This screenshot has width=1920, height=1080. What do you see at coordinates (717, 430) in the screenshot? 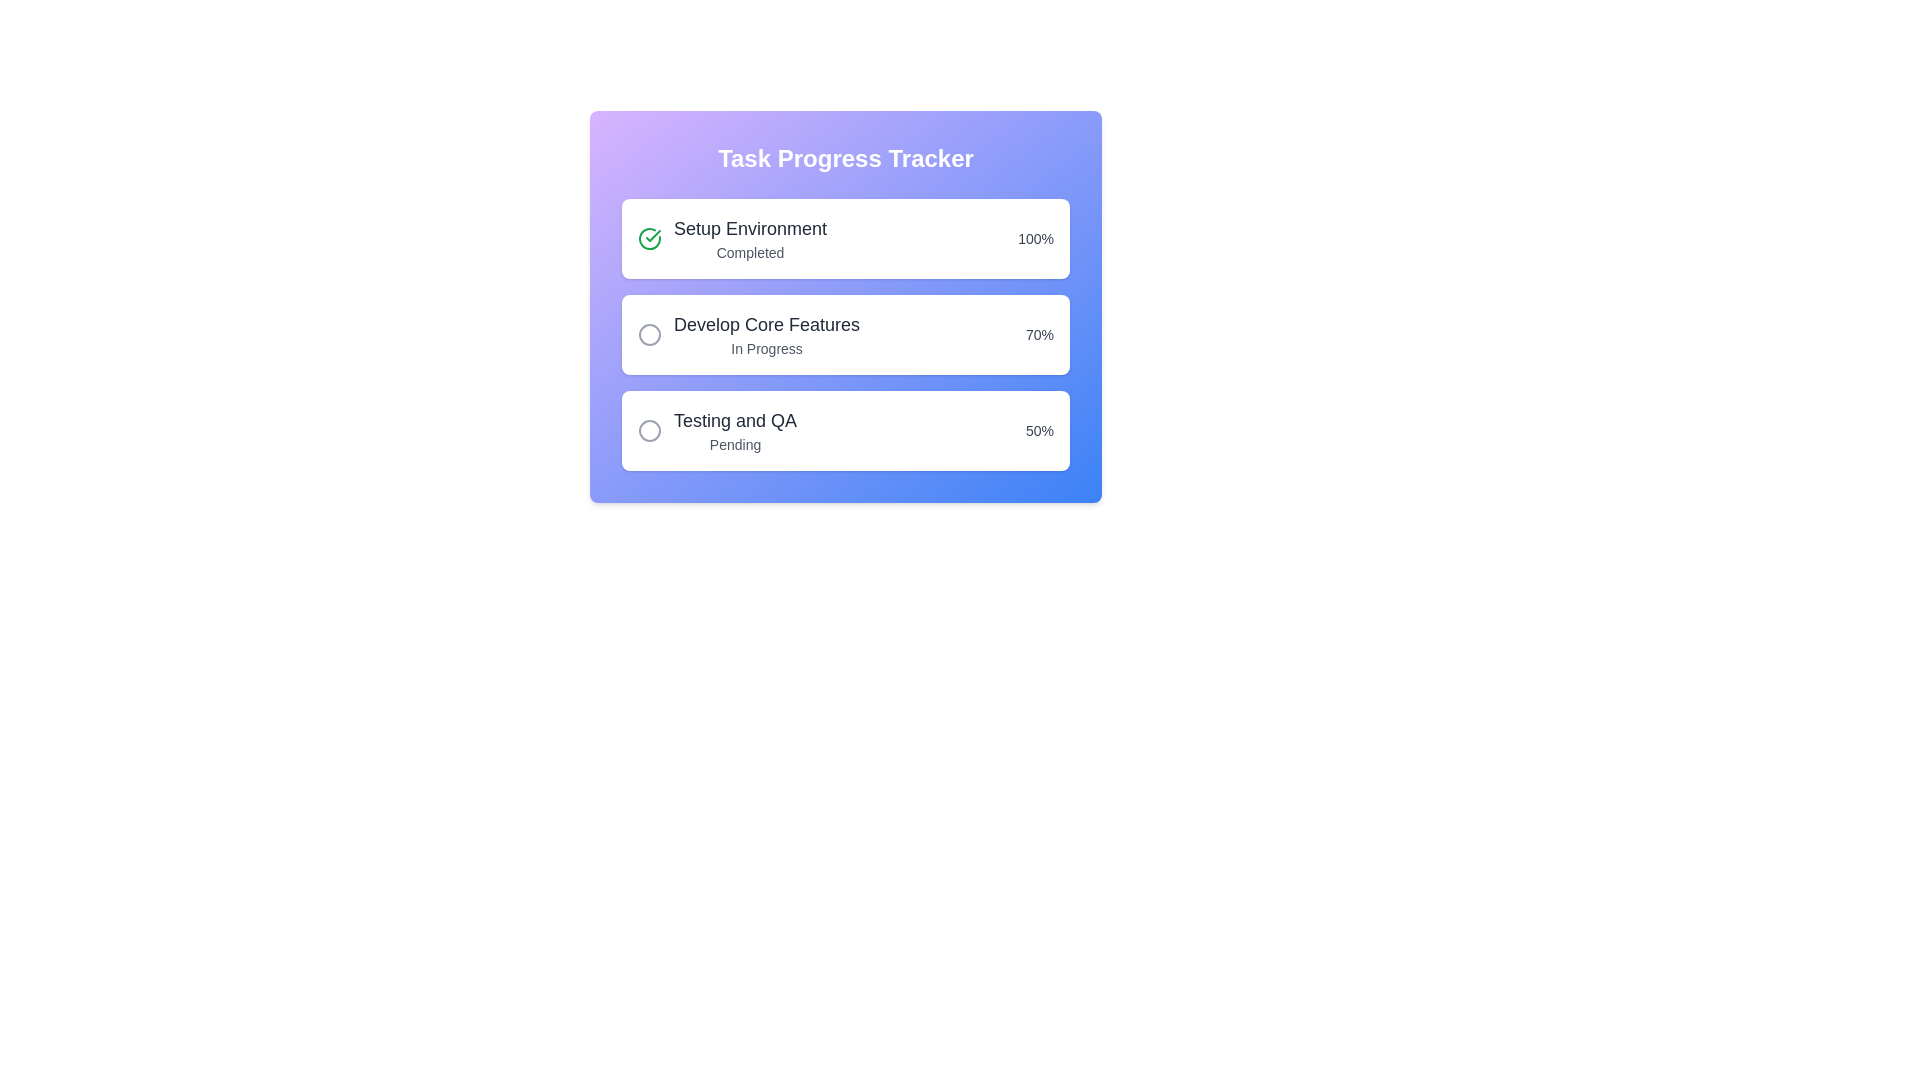
I see `the 'Testing and QA' task item in the progress tracker interface, which is located in the third row and indicates a 'Pending' state` at bounding box center [717, 430].